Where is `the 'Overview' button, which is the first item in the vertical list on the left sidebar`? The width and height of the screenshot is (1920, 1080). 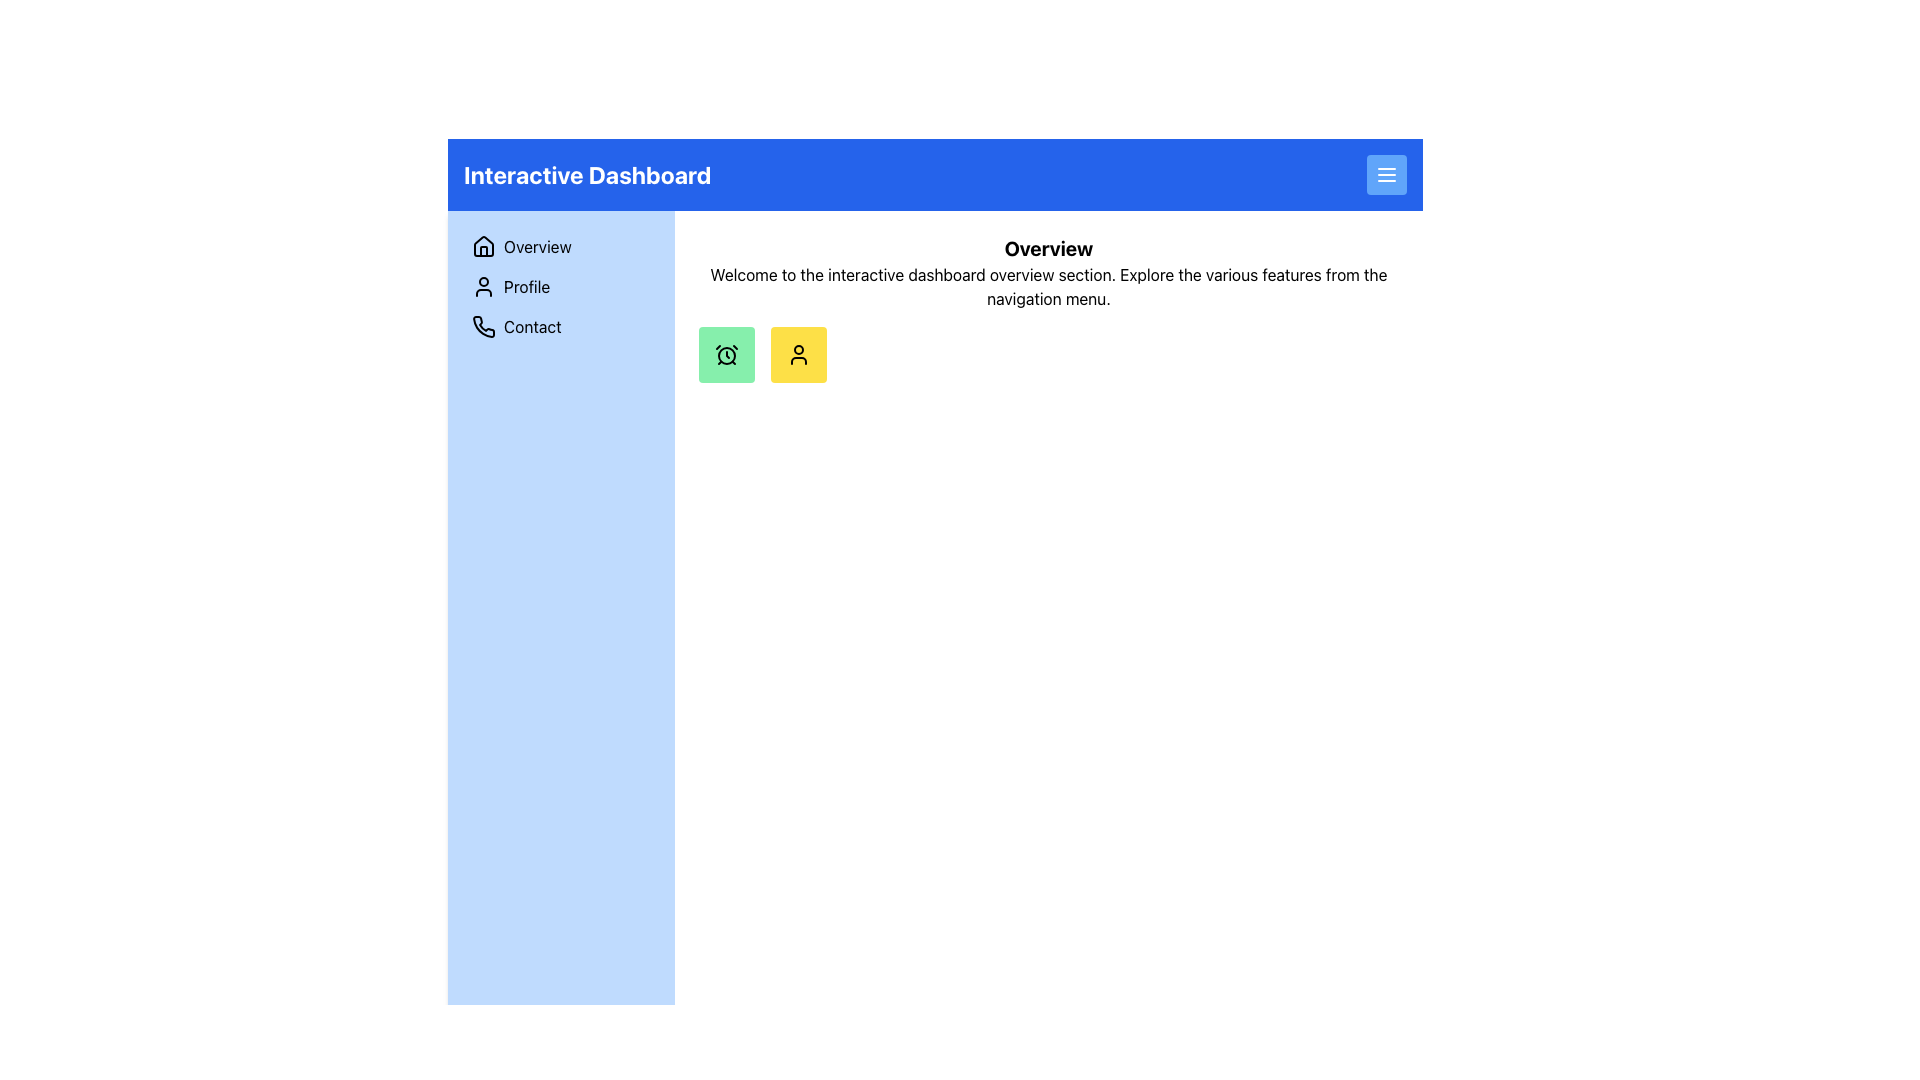 the 'Overview' button, which is the first item in the vertical list on the left sidebar is located at coordinates (560, 245).